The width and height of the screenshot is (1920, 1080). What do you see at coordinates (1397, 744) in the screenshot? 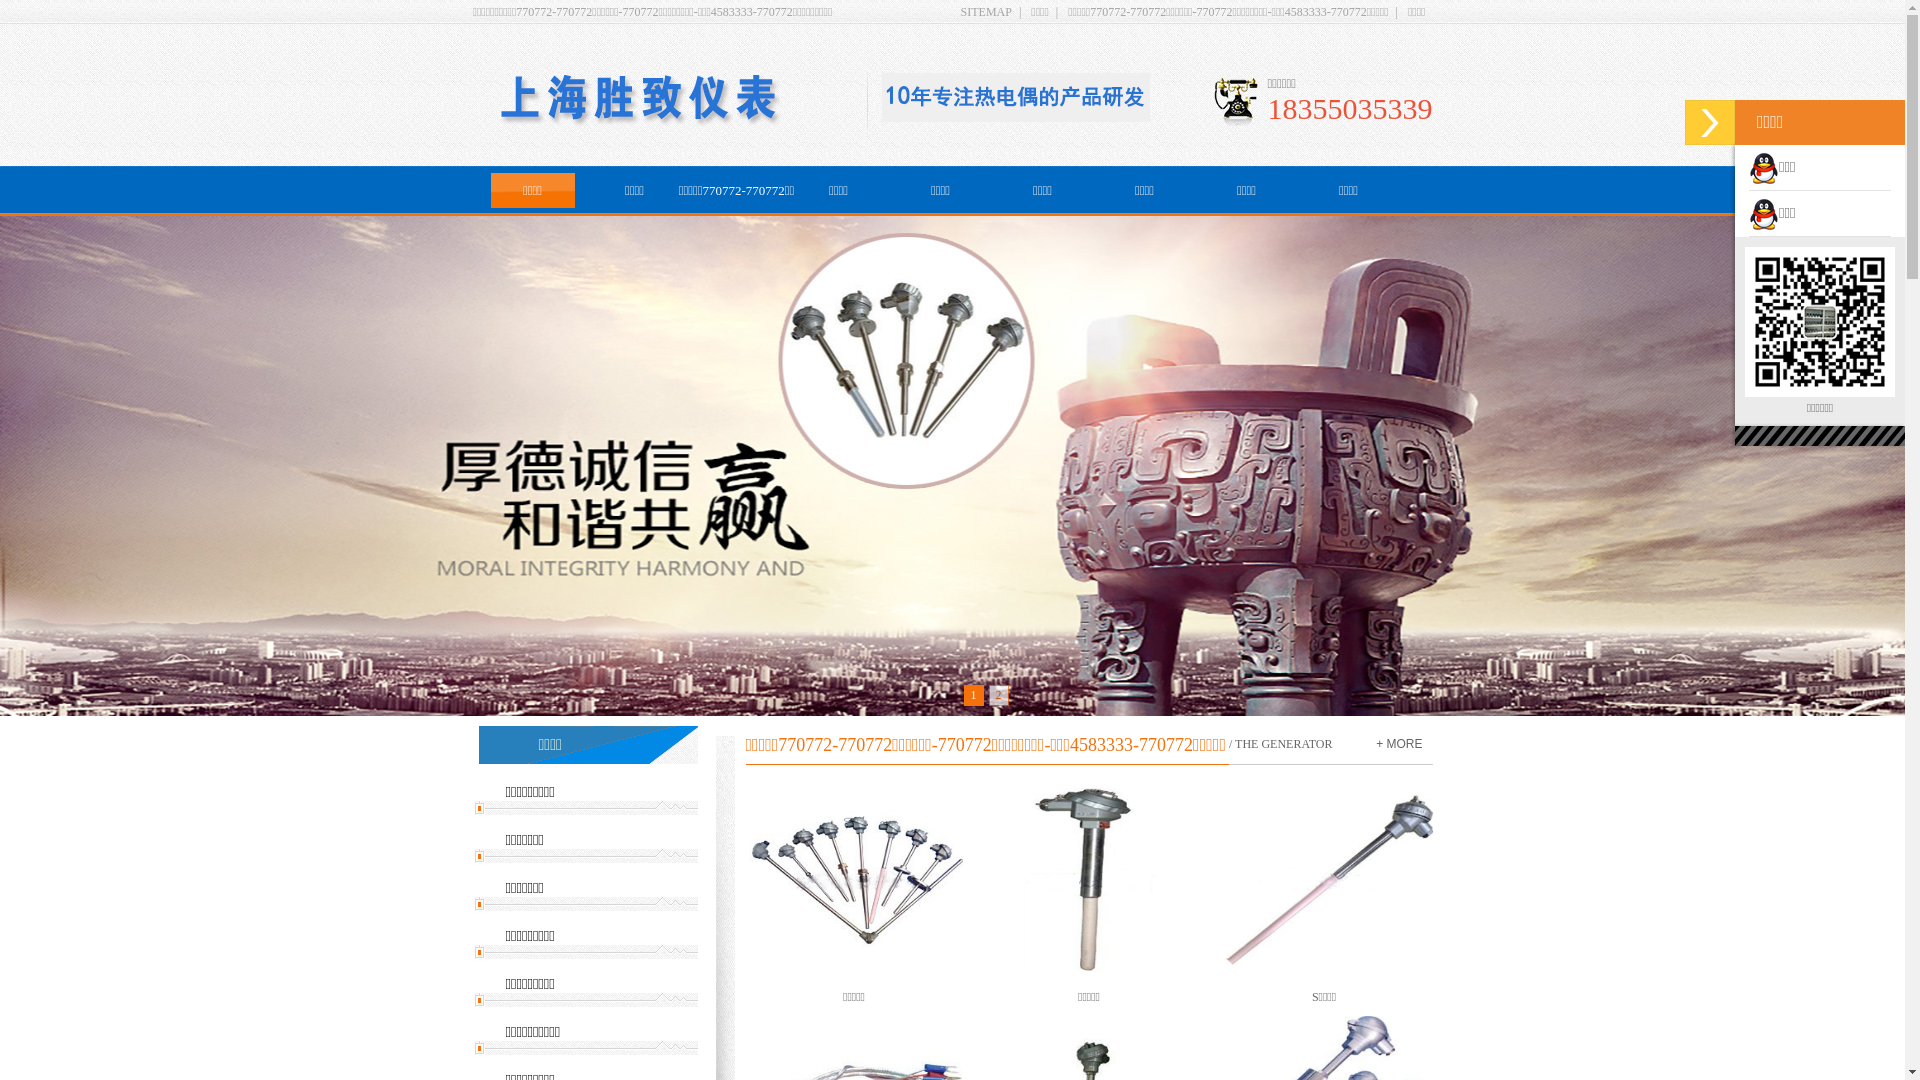
I see `'+ MORE'` at bounding box center [1397, 744].